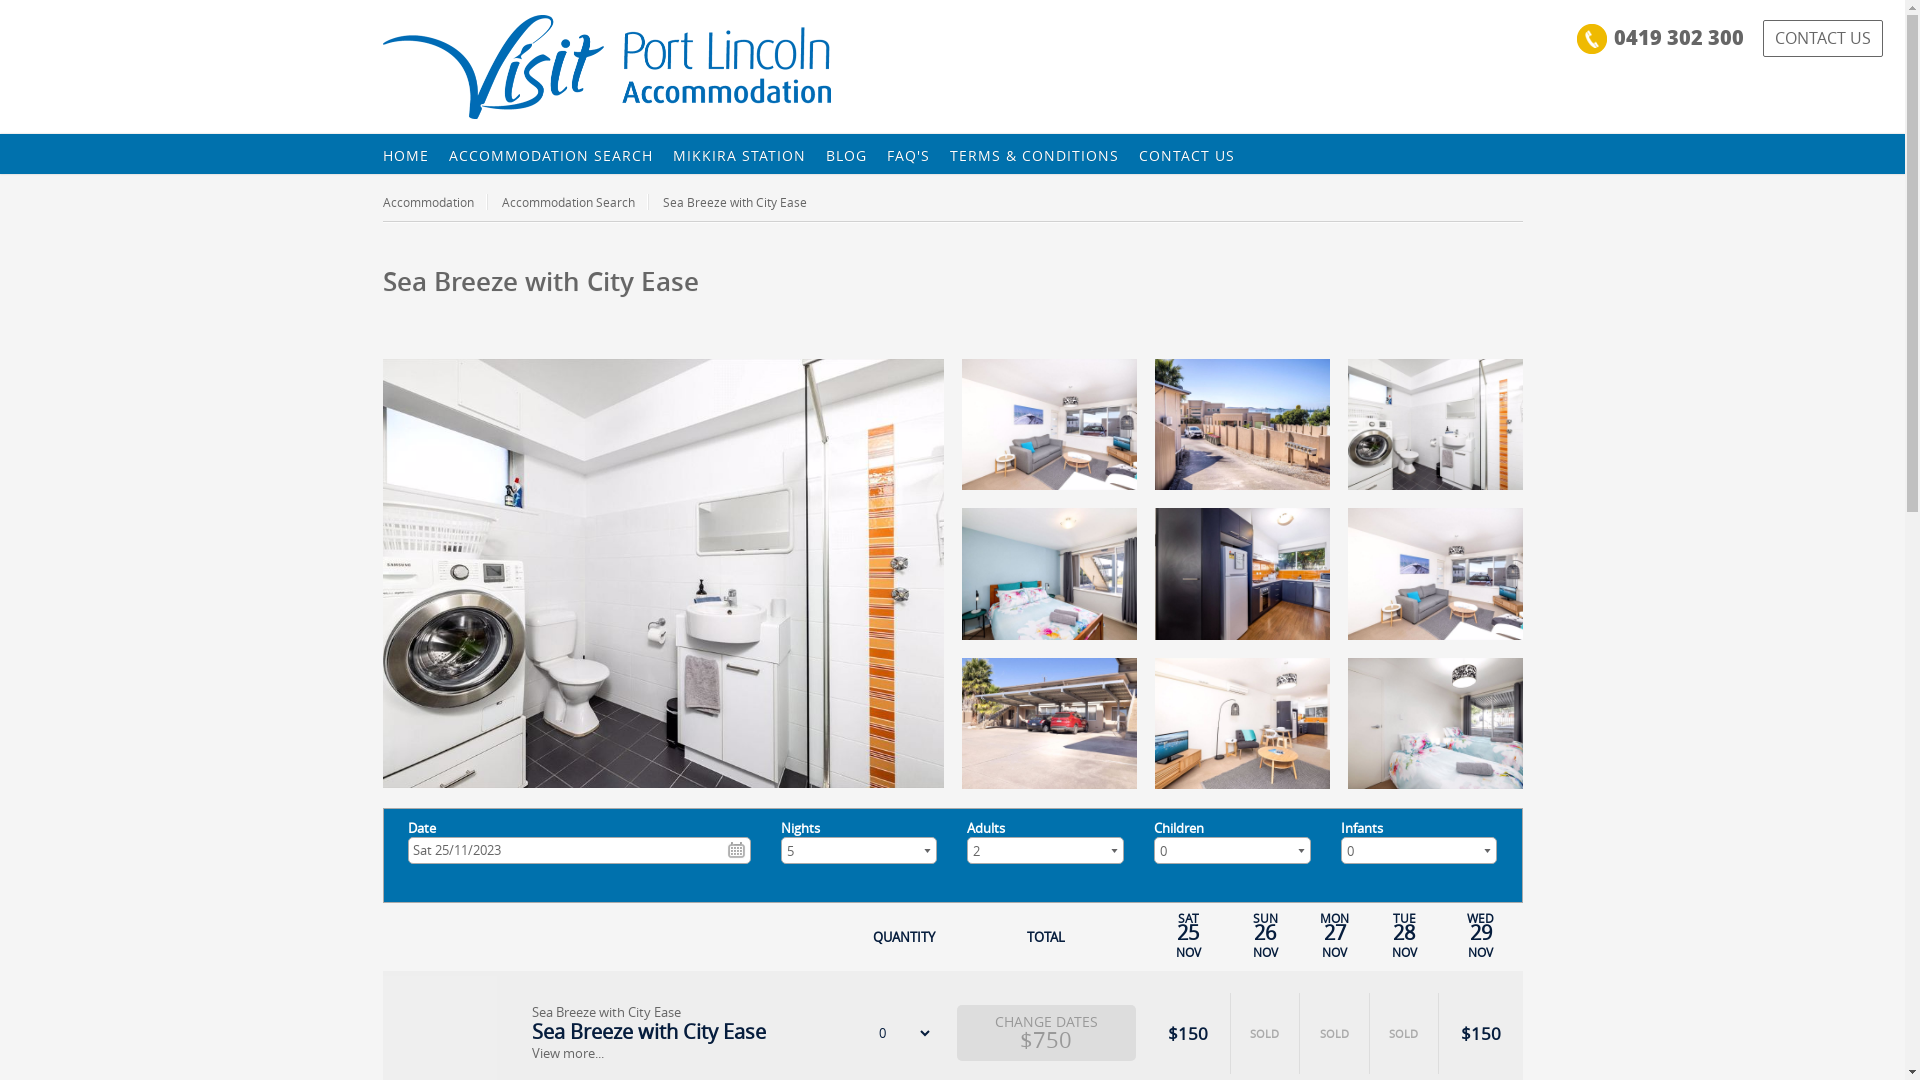  I want to click on 'WED', so click(1481, 918).